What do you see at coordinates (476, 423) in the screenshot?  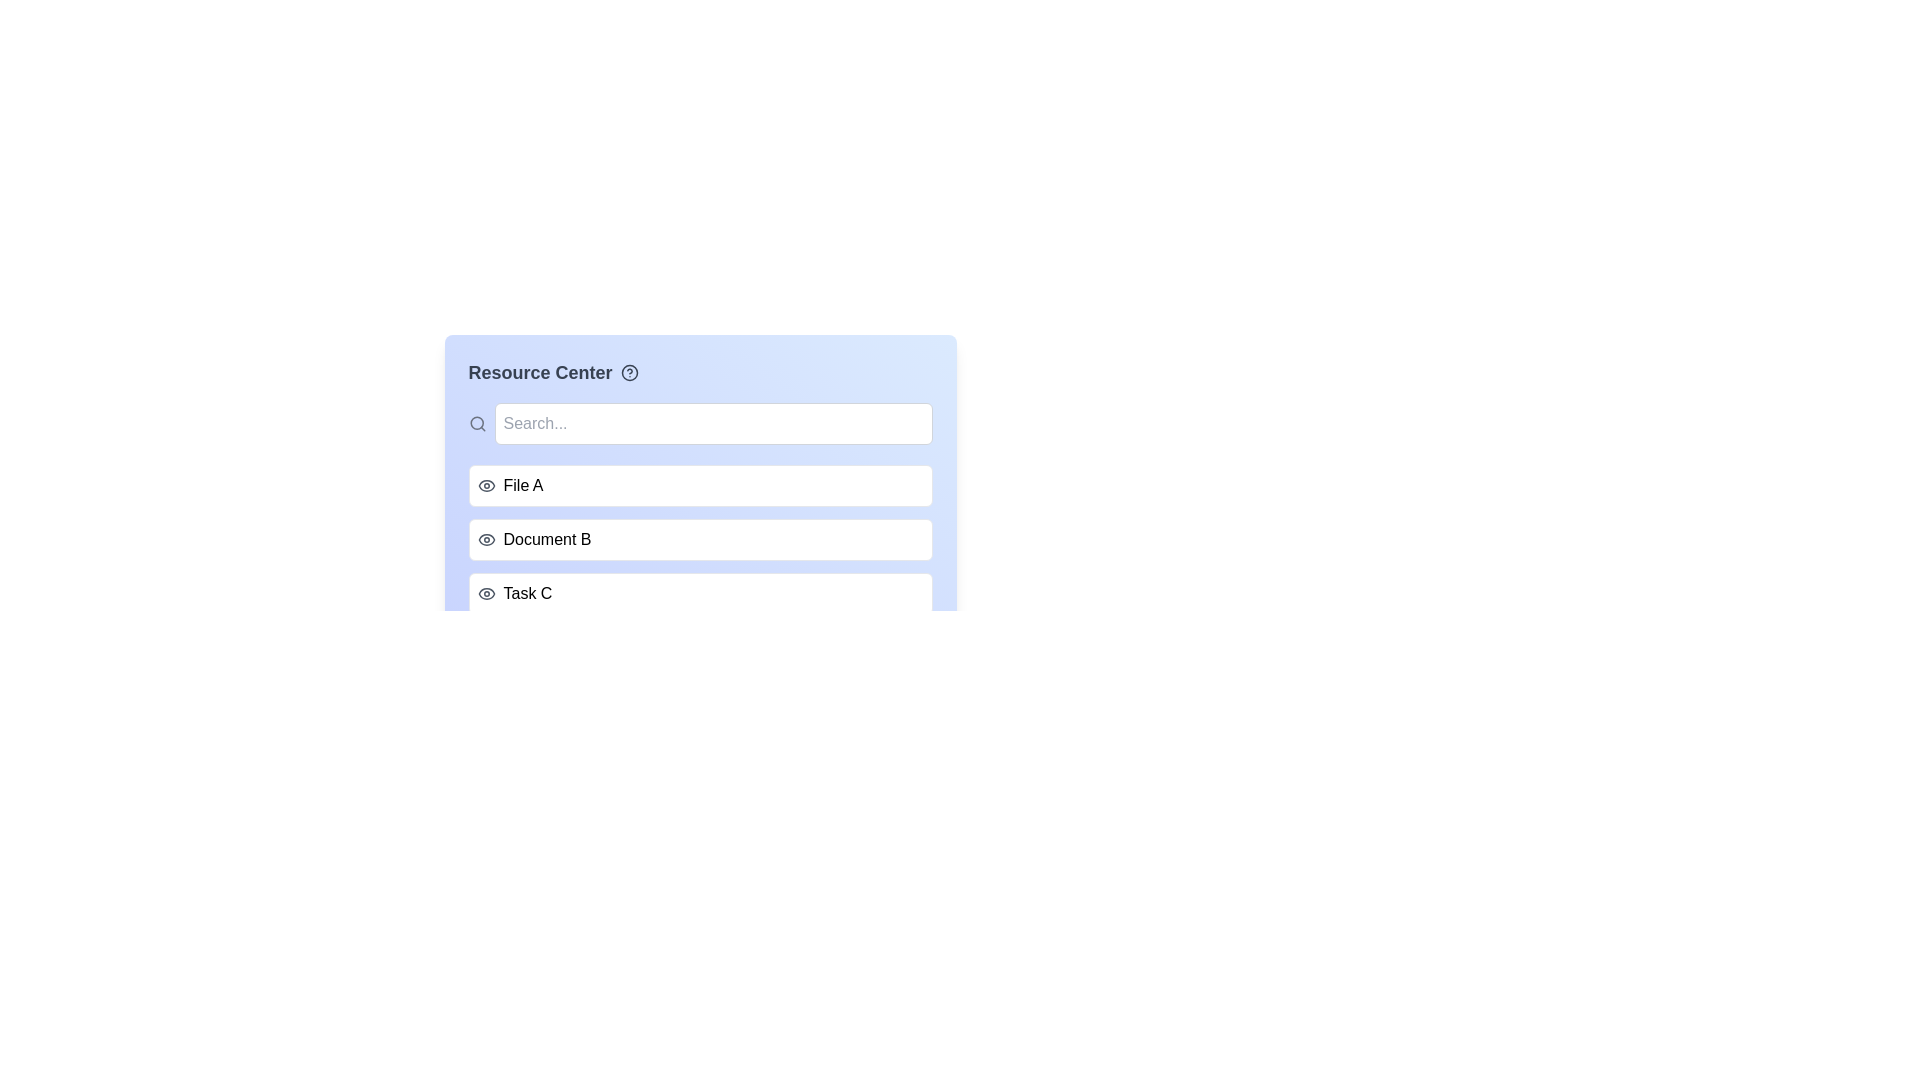 I see `the search icon located immediately to the left of the 'Search...' input field in the top-left section of the search panel` at bounding box center [476, 423].